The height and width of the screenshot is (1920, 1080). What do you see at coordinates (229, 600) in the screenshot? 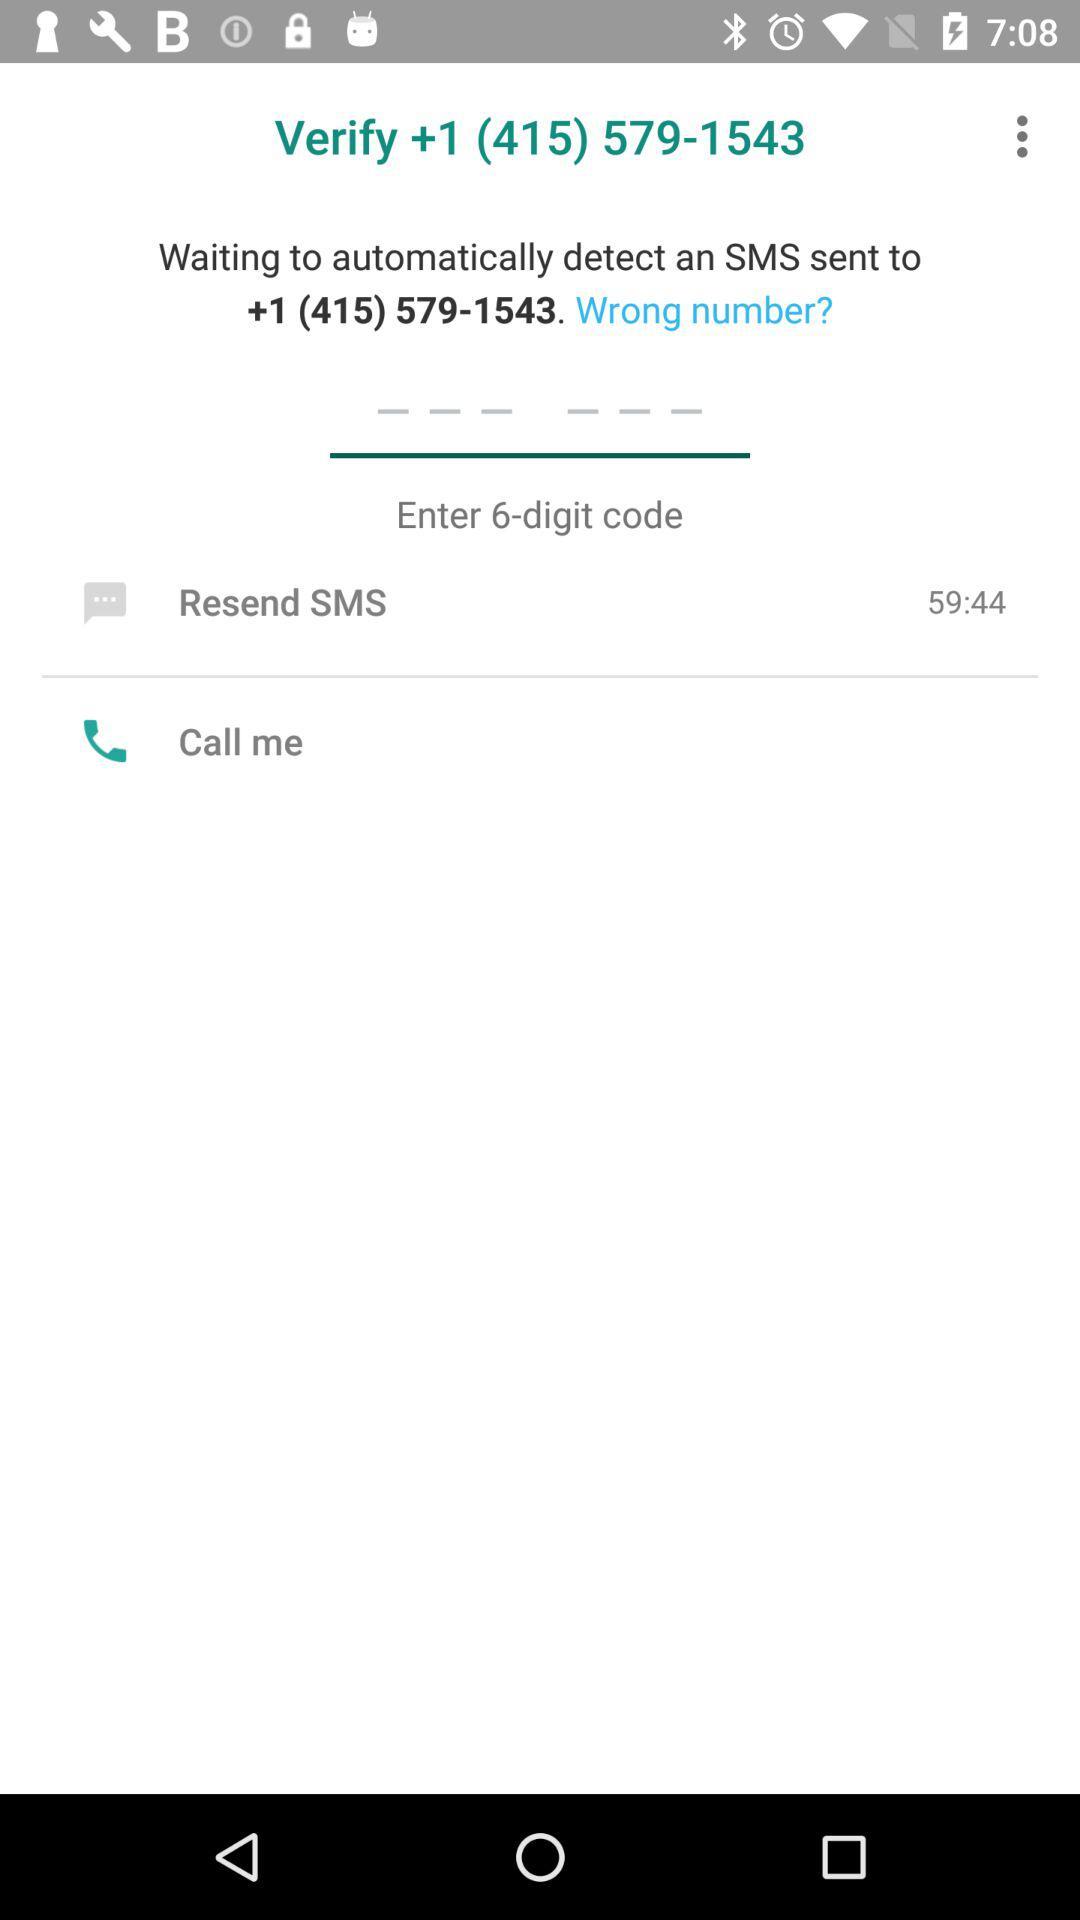
I see `resend sms item` at bounding box center [229, 600].